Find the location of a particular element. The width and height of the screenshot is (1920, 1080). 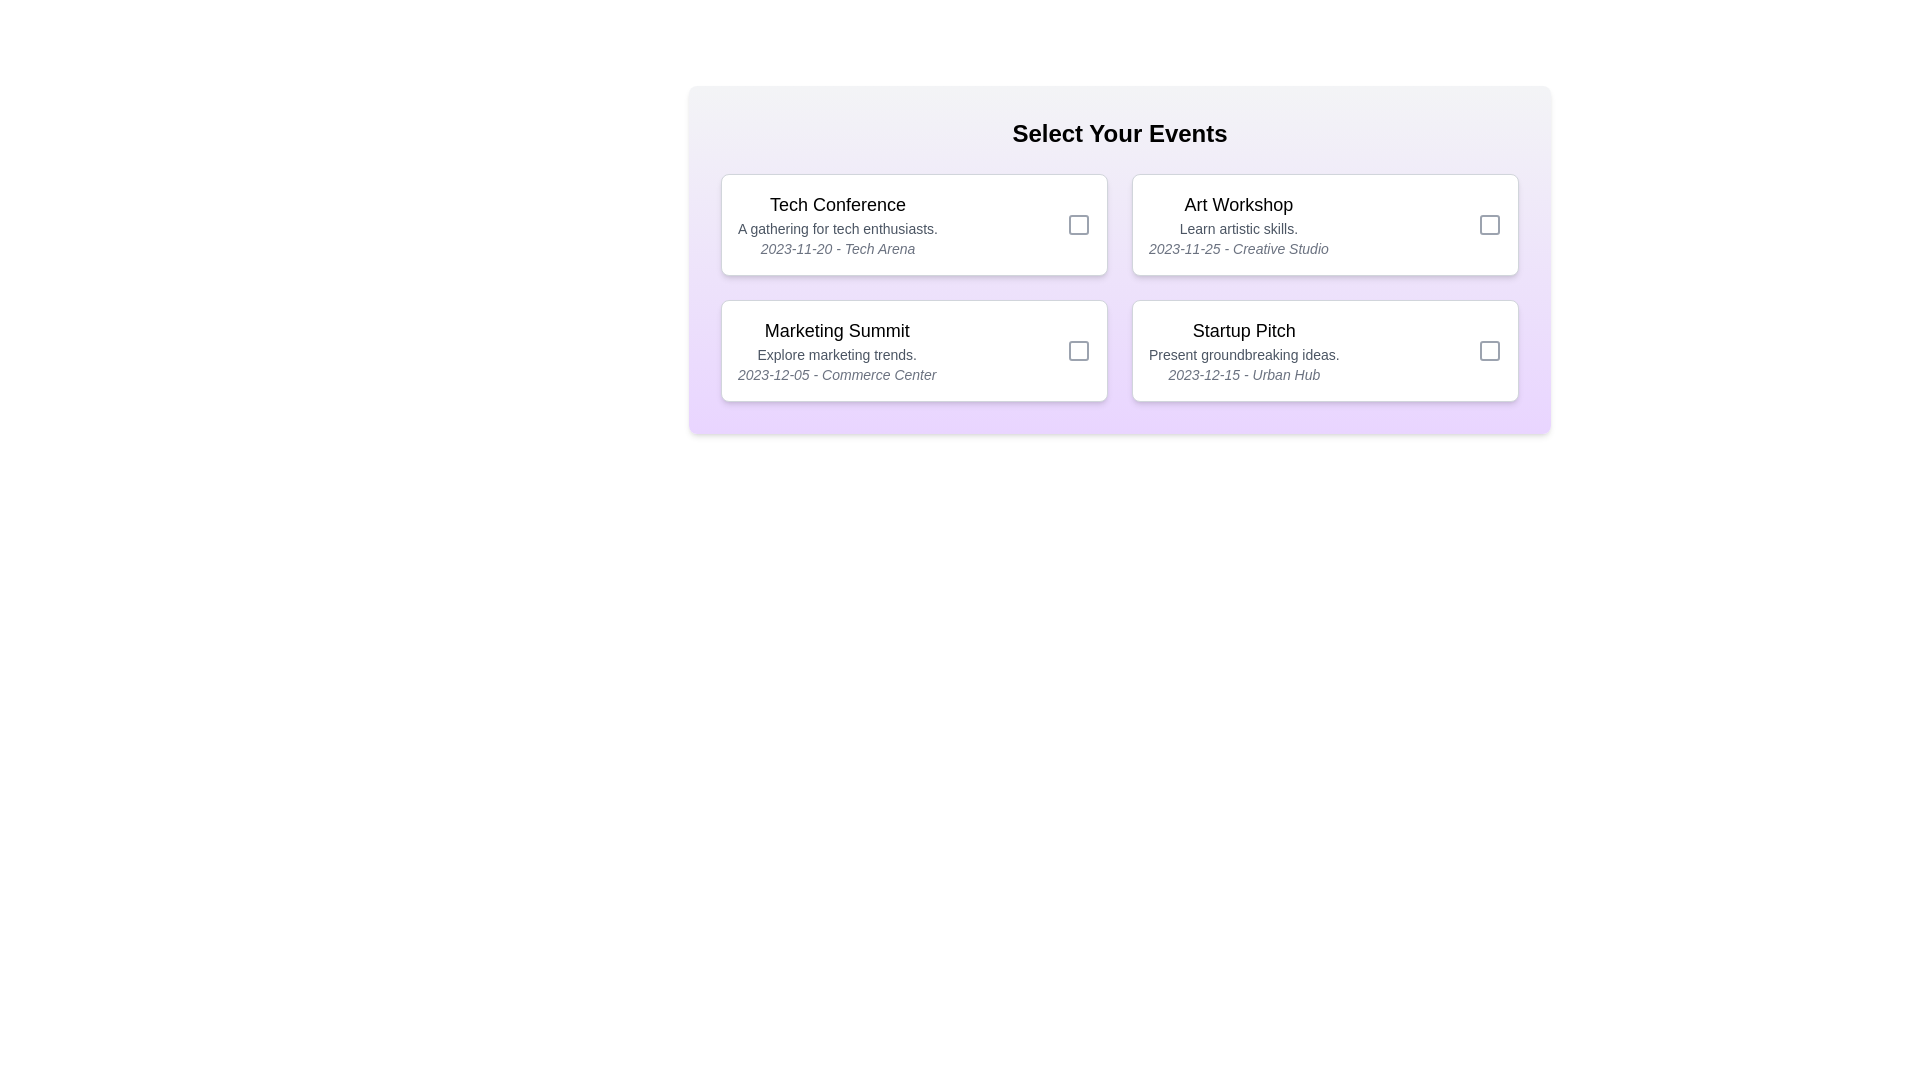

the checkbox for the event Startup Pitch is located at coordinates (1489, 350).